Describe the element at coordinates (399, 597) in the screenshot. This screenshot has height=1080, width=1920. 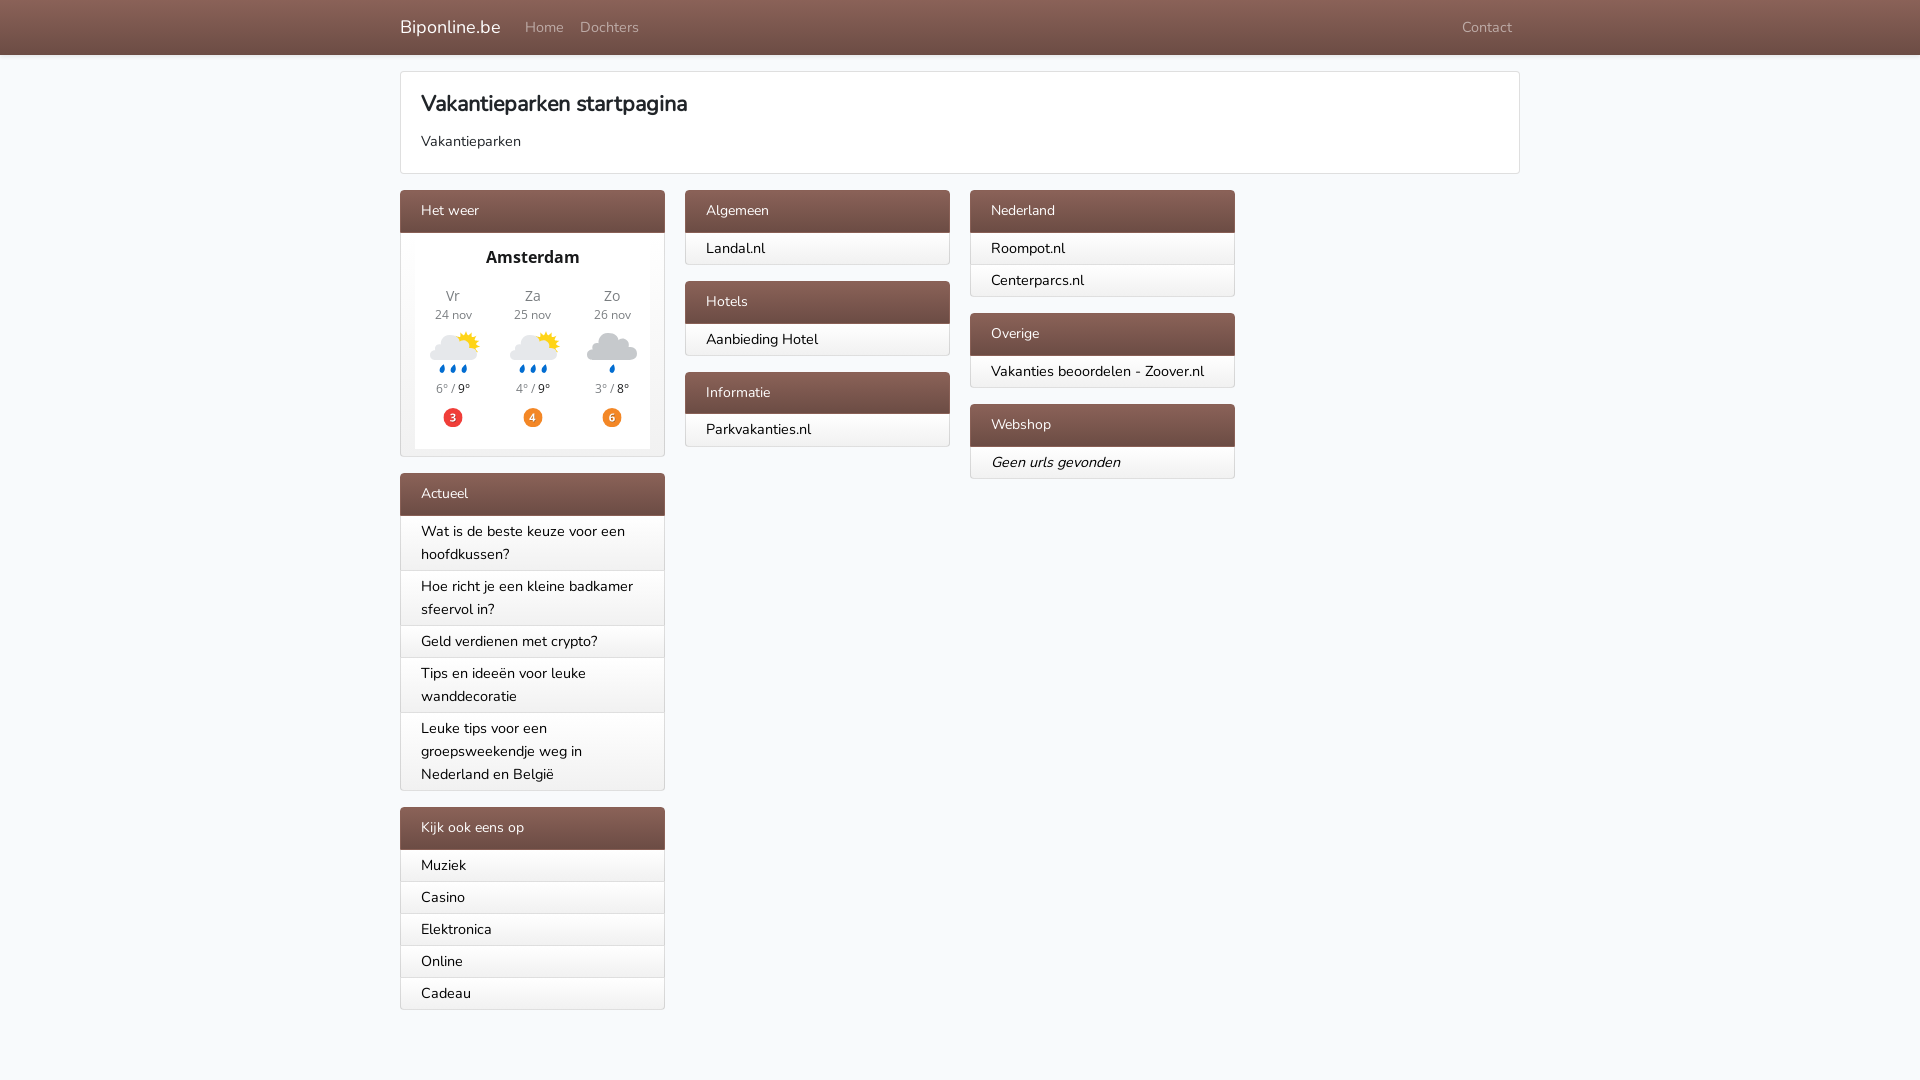
I see `'Hoe richt je een kleine badkamer sfeervol in?'` at that location.